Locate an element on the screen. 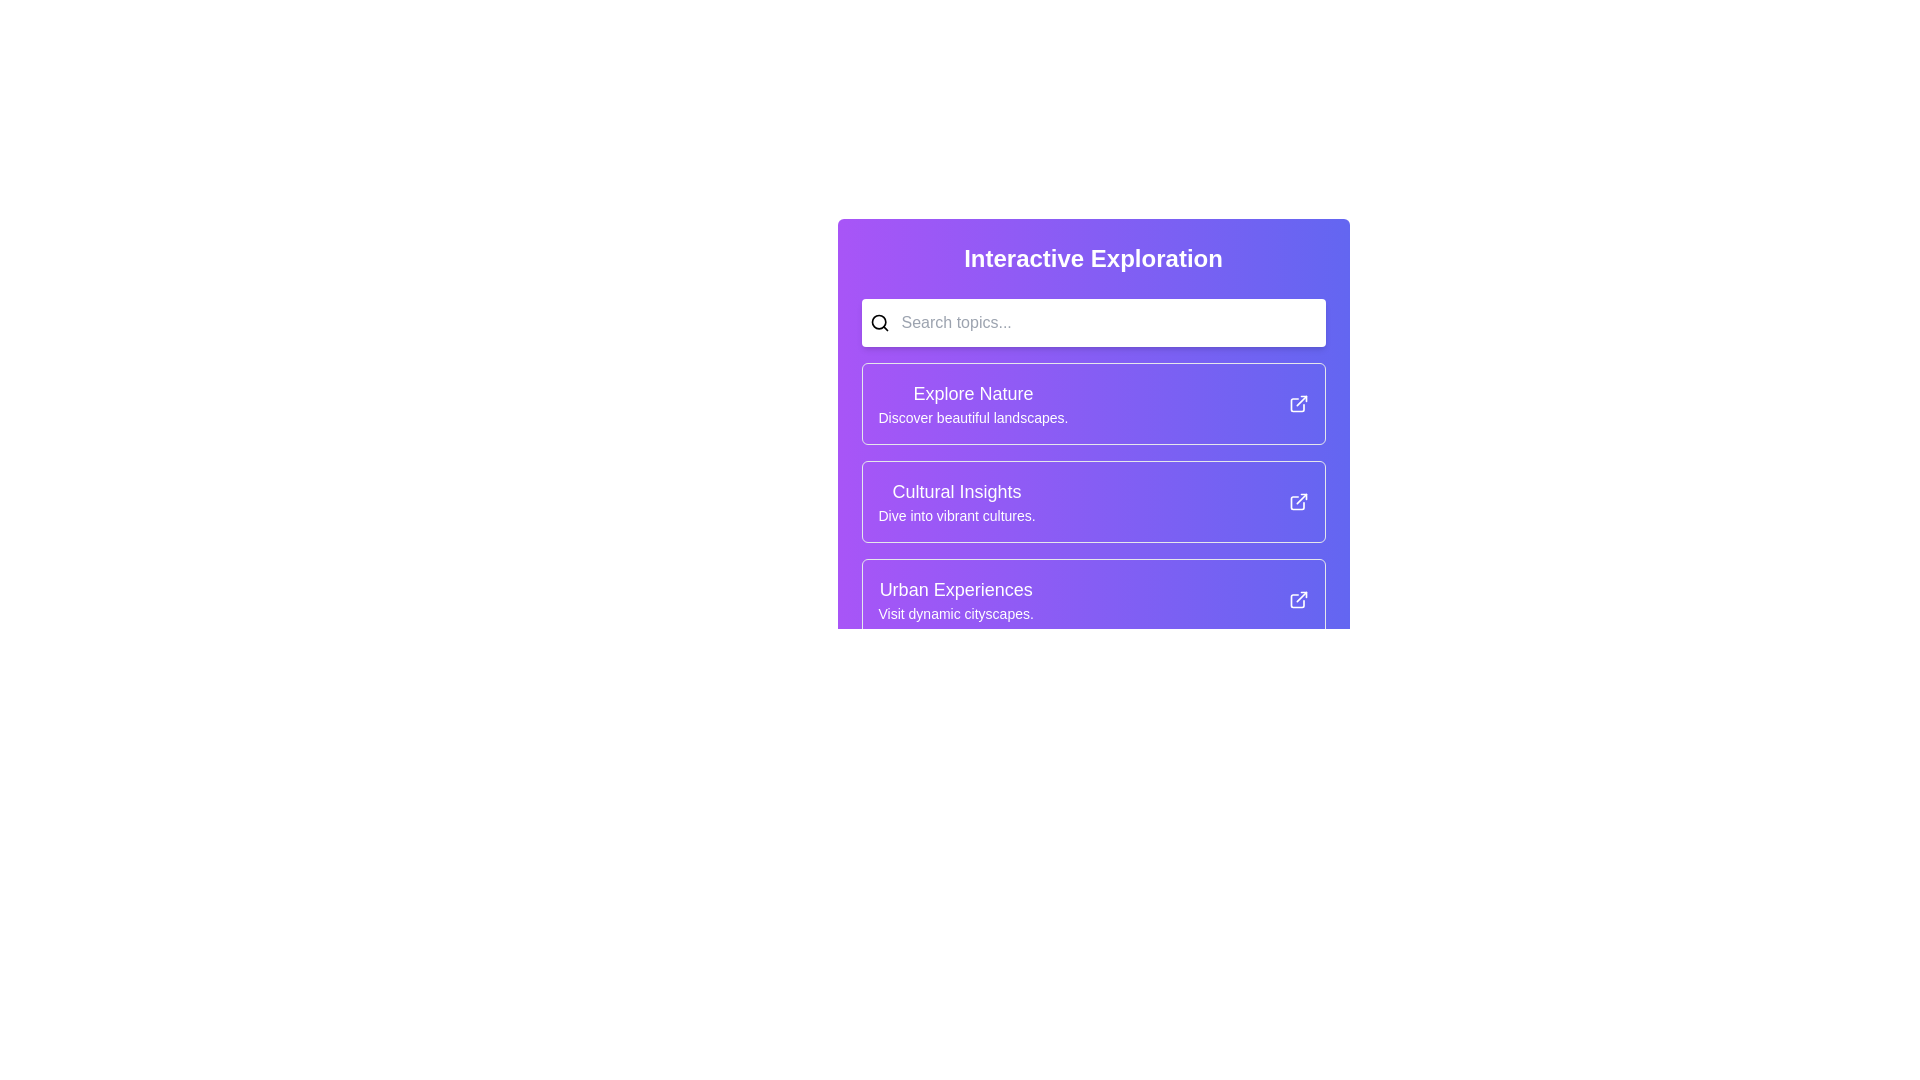 Image resolution: width=1920 pixels, height=1080 pixels. the descriptive text element related to the 'Urban Experiences' section, which is positioned below the title text 'Urban Experiences.' is located at coordinates (955, 612).